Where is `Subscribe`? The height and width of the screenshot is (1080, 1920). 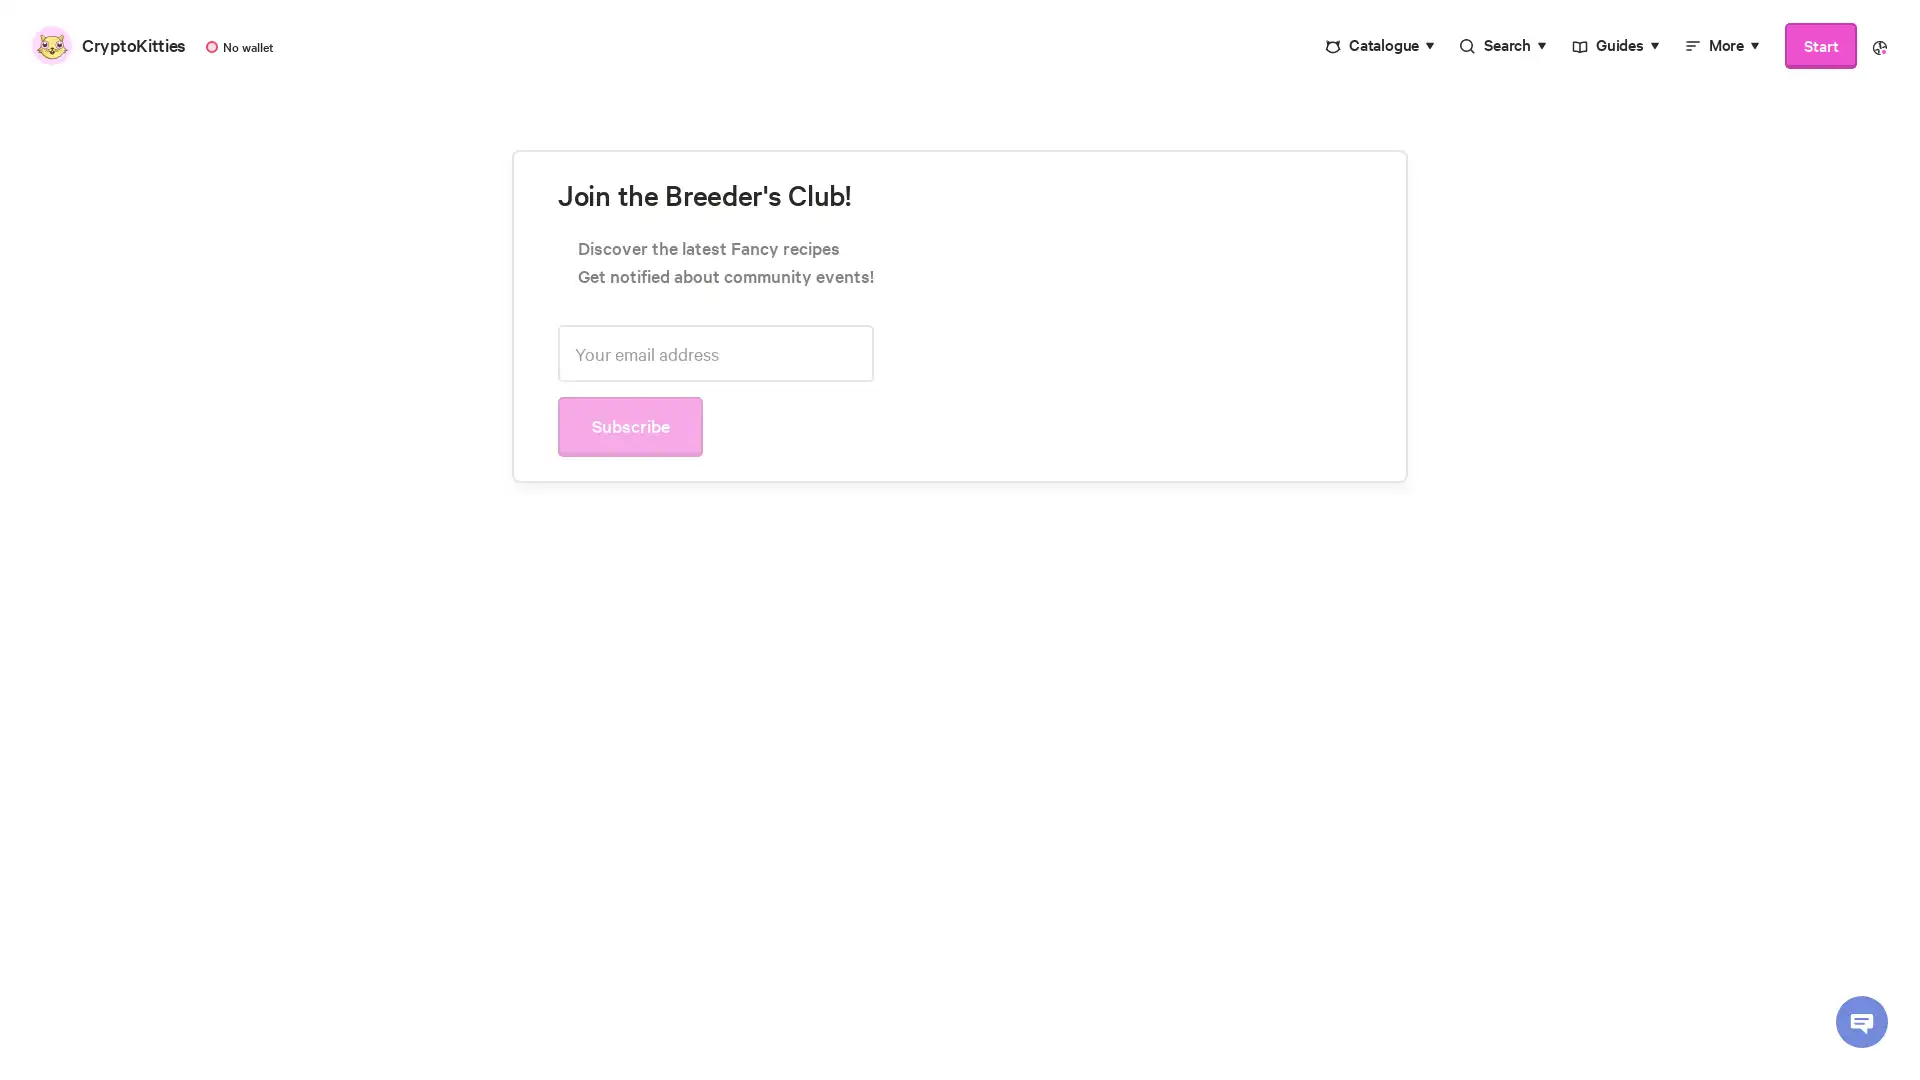 Subscribe is located at coordinates (1030, 485).